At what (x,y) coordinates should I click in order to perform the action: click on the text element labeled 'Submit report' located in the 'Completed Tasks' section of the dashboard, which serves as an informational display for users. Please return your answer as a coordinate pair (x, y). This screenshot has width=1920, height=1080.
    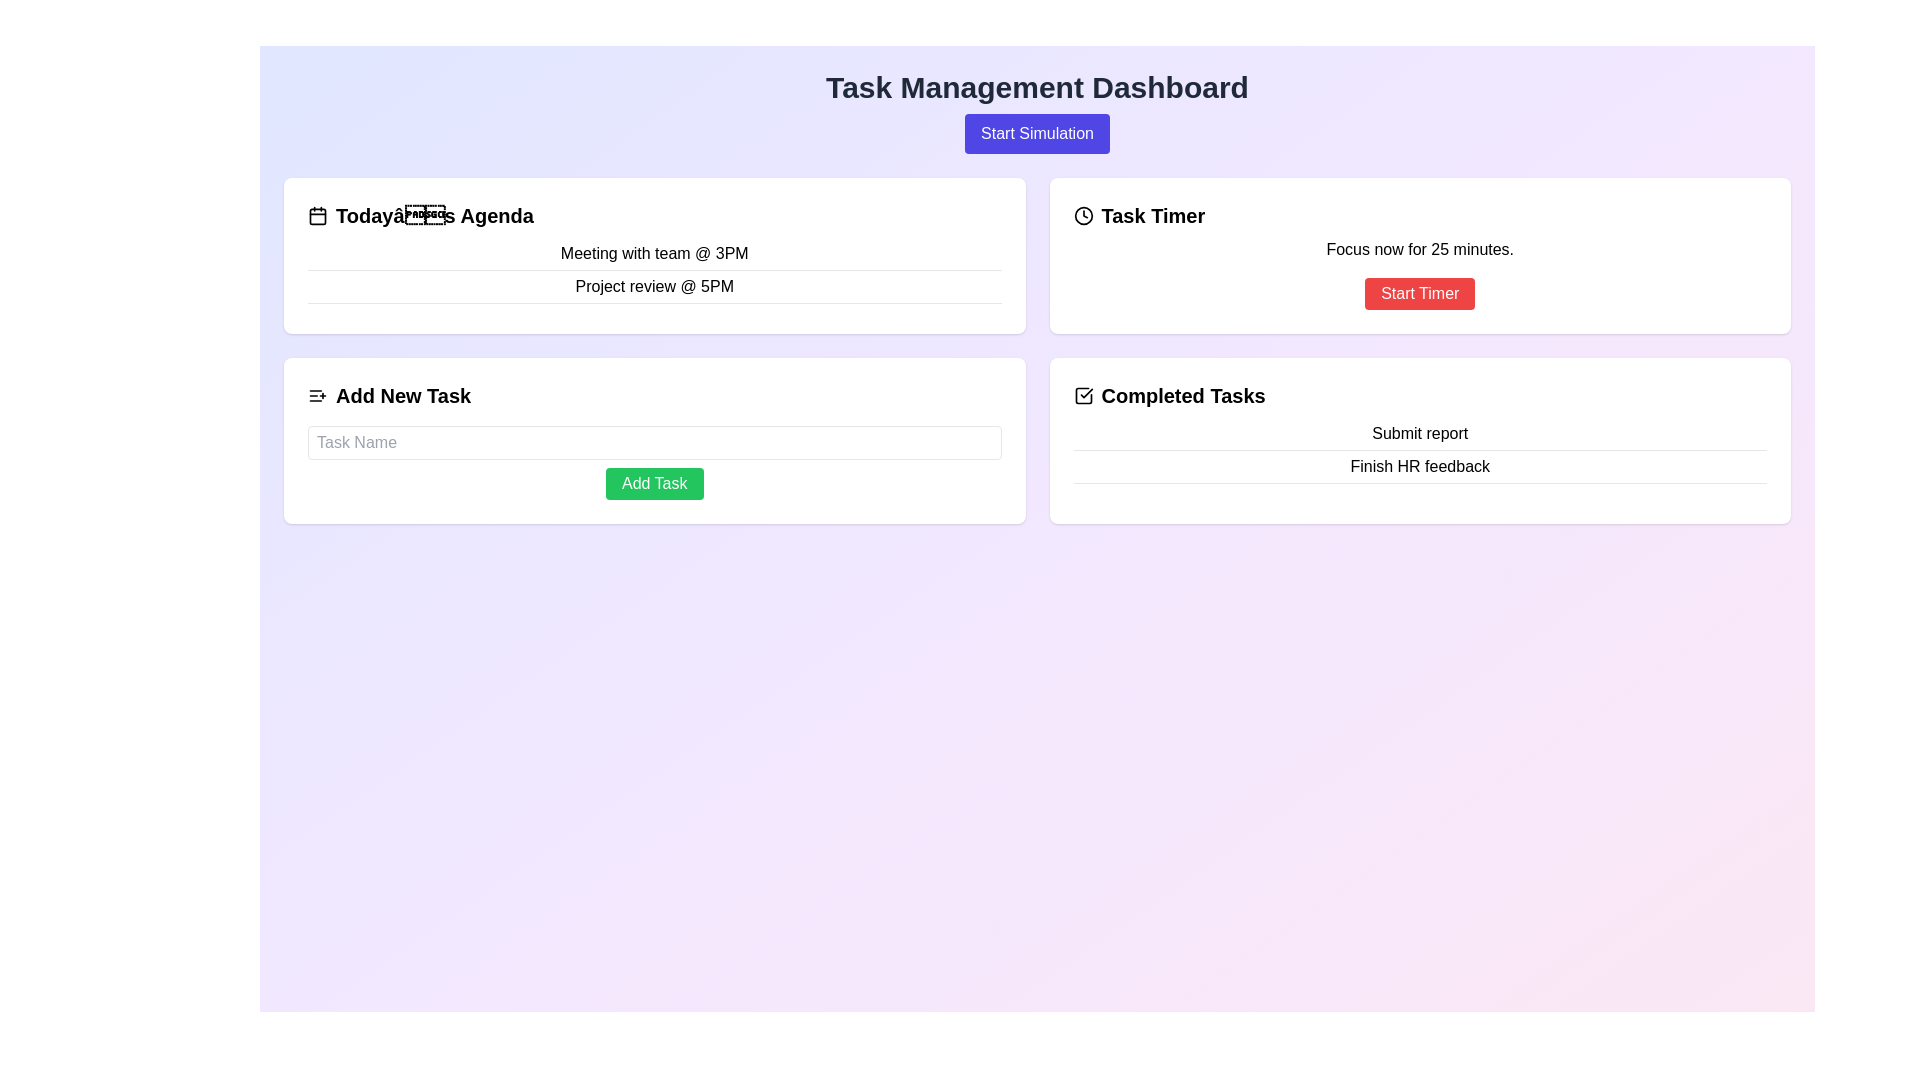
    Looking at the image, I should click on (1419, 433).